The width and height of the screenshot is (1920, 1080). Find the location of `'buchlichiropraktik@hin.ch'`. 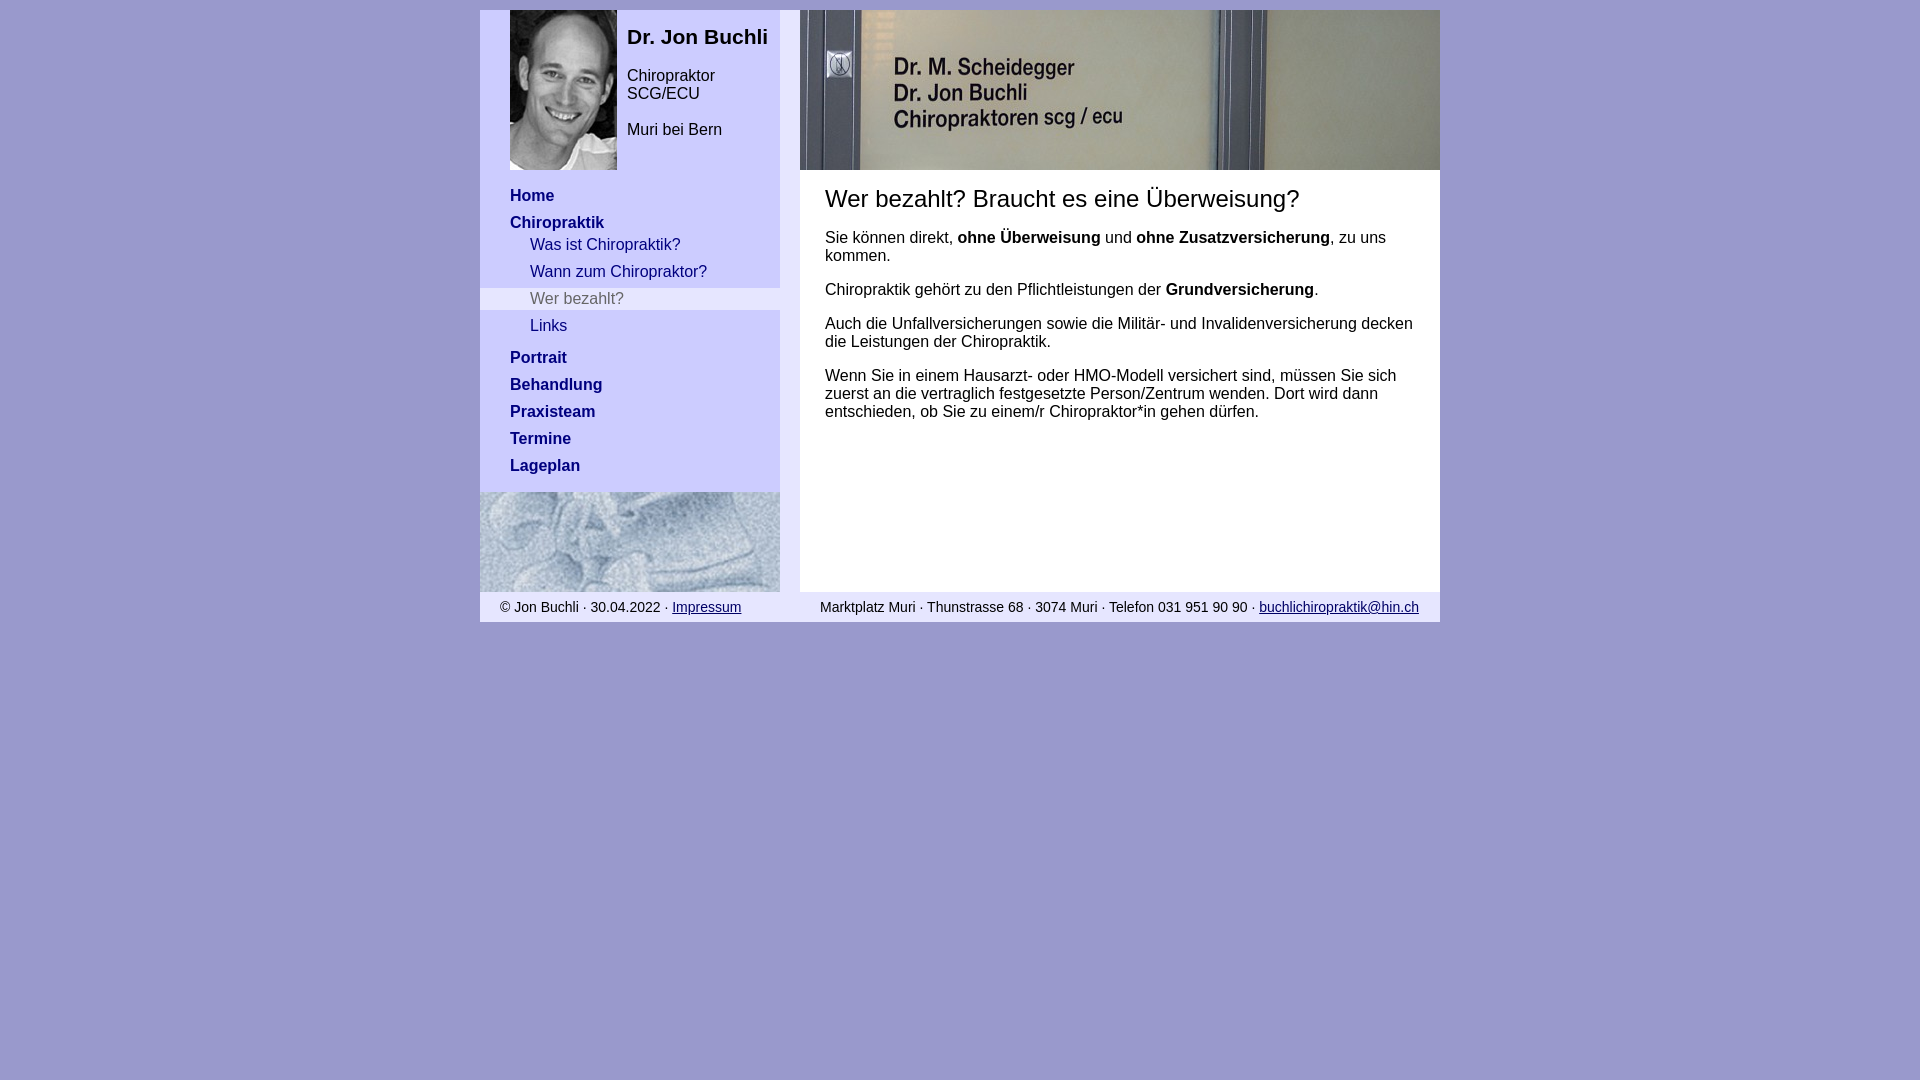

'buchlichiropraktik@hin.ch' is located at coordinates (1339, 605).